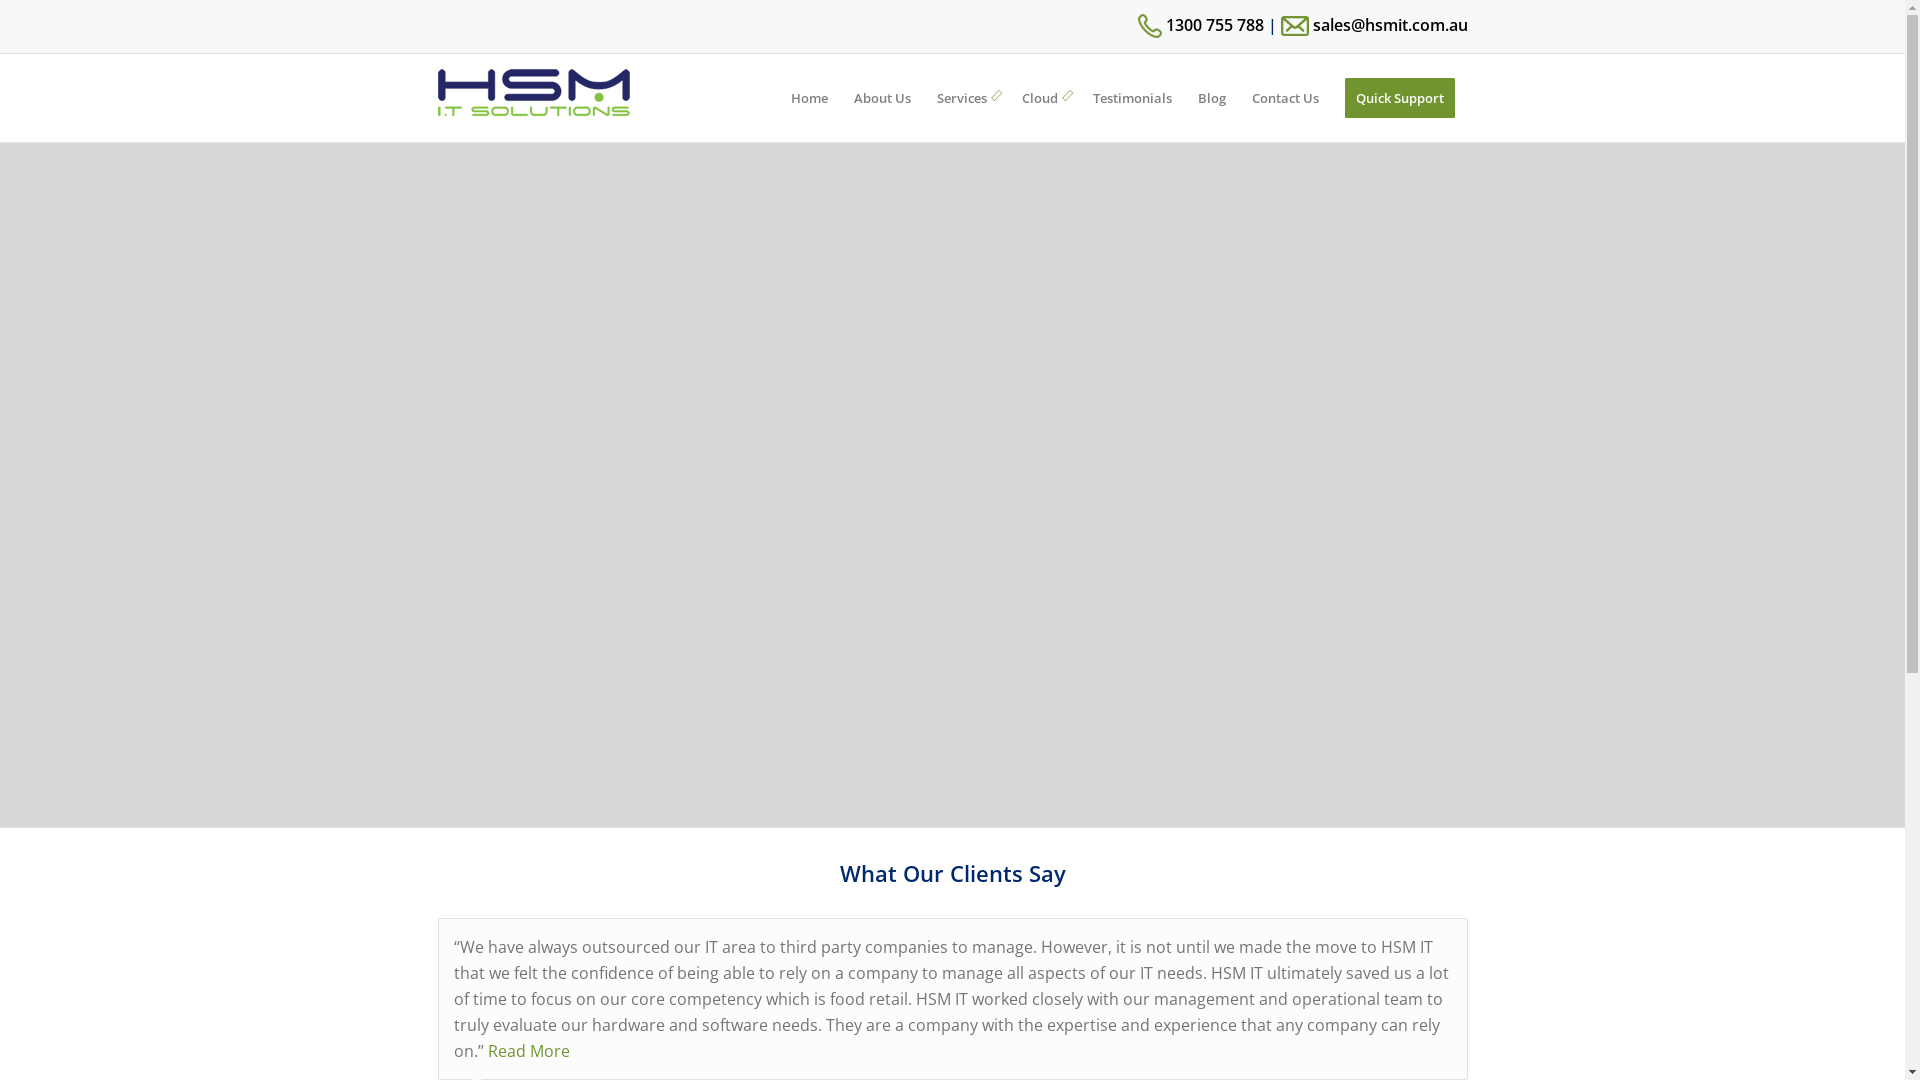  Describe the element at coordinates (966, 97) in the screenshot. I see `'Services'` at that location.